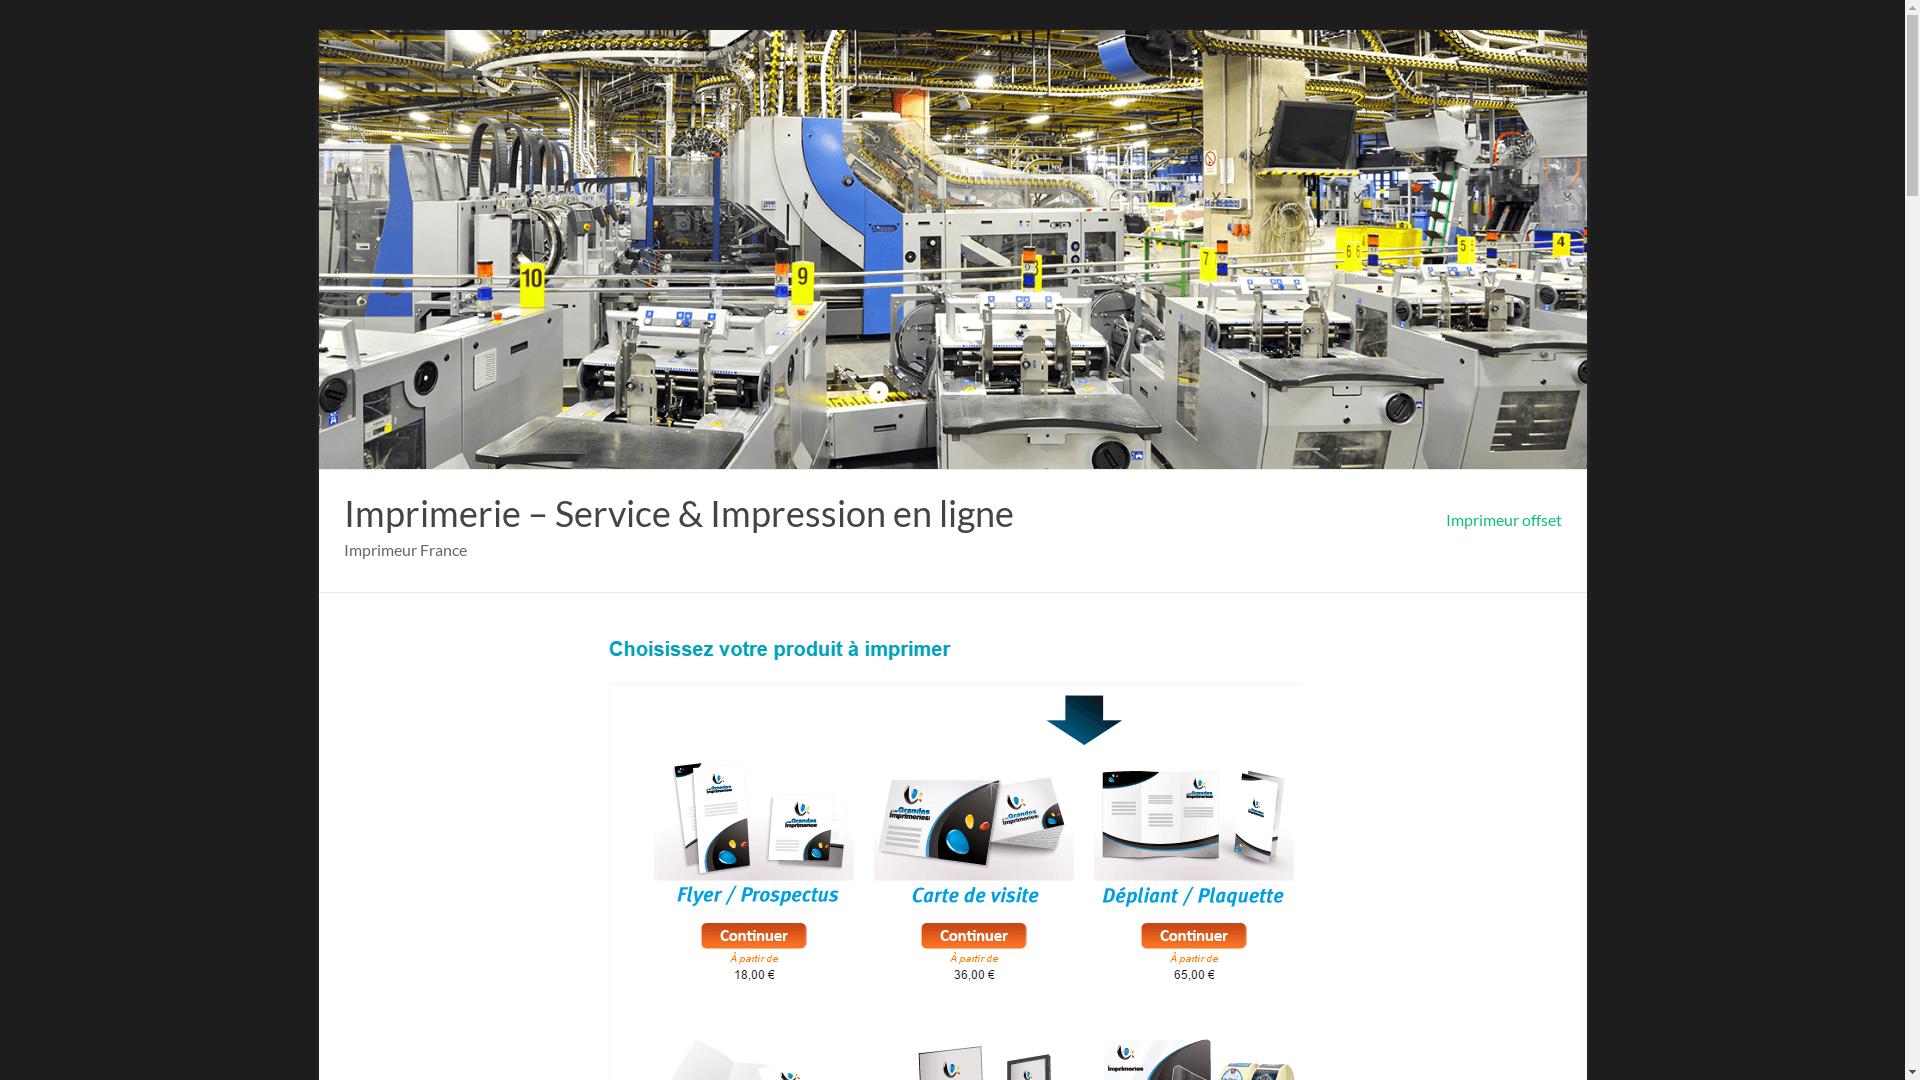  Describe the element at coordinates (1503, 519) in the screenshot. I see `'Imprimeur offset'` at that location.